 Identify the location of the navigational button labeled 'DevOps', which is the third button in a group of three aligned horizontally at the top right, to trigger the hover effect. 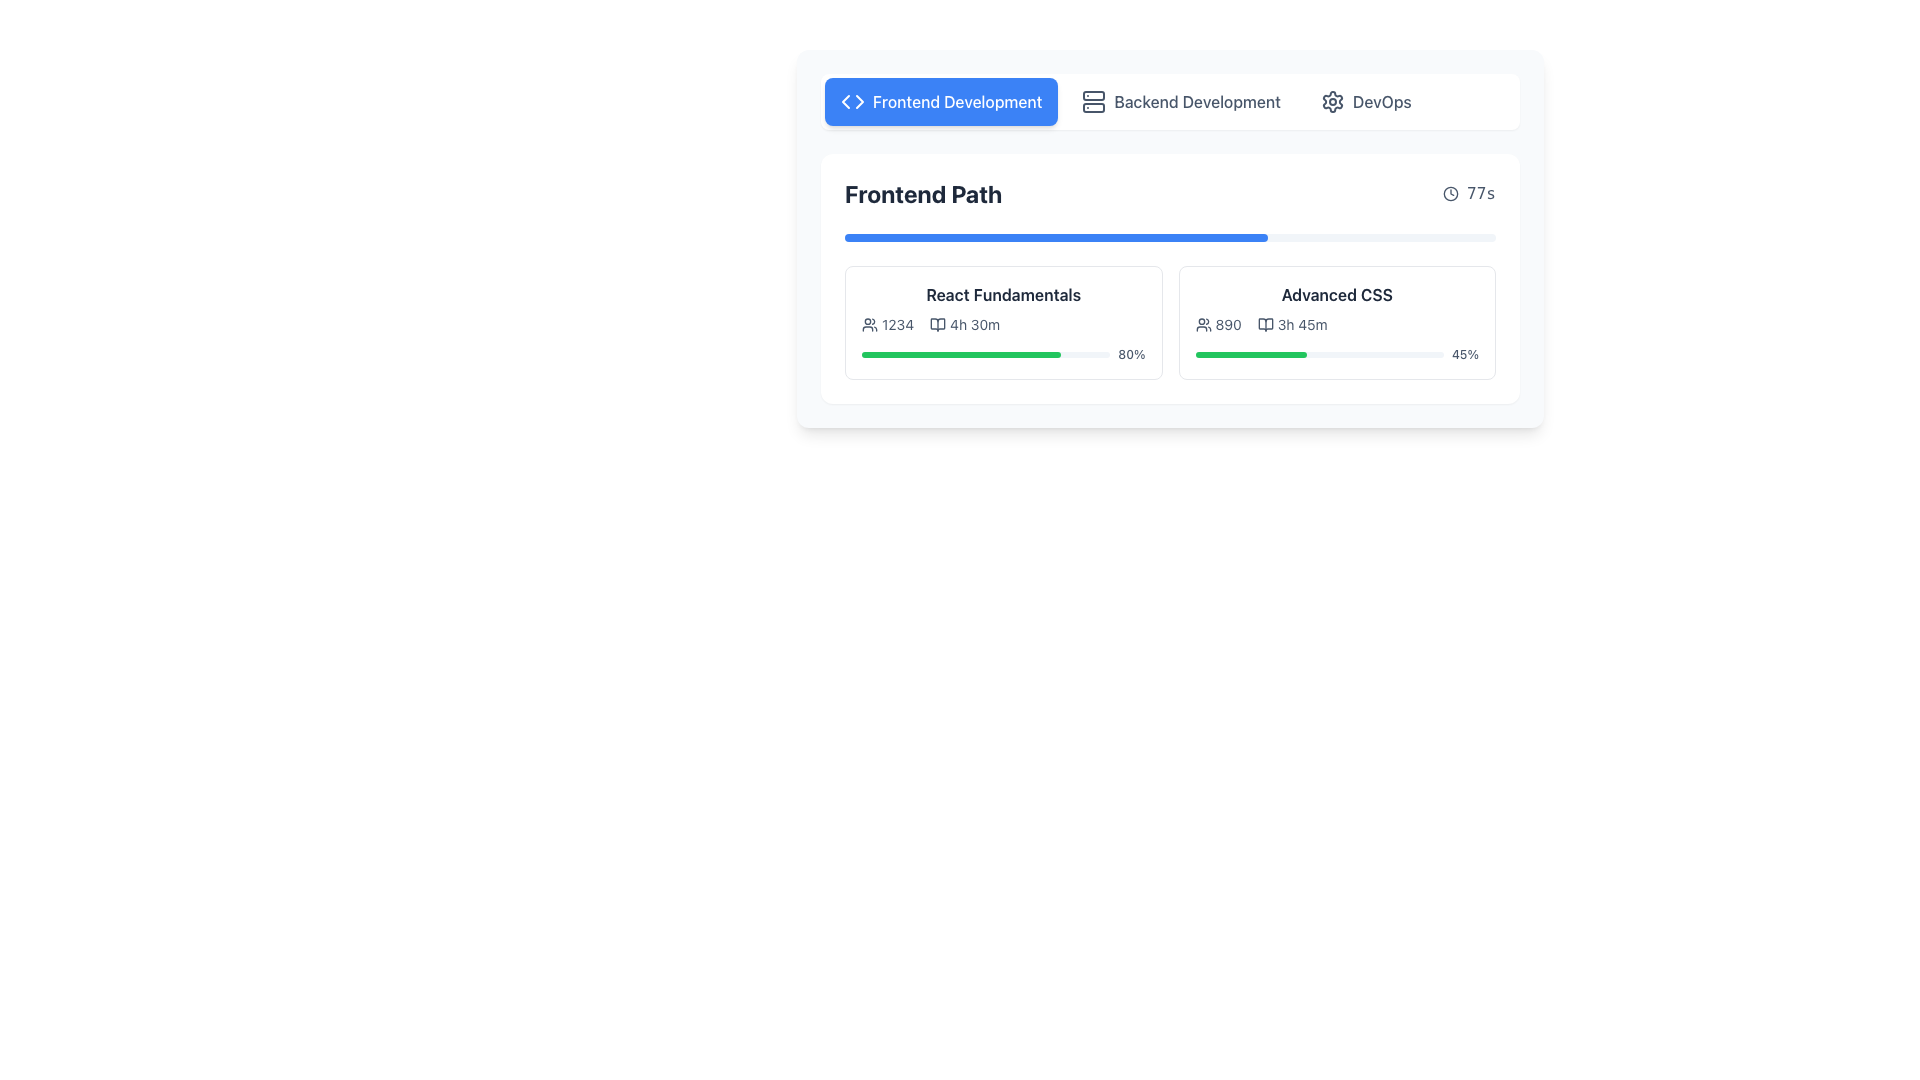
(1365, 101).